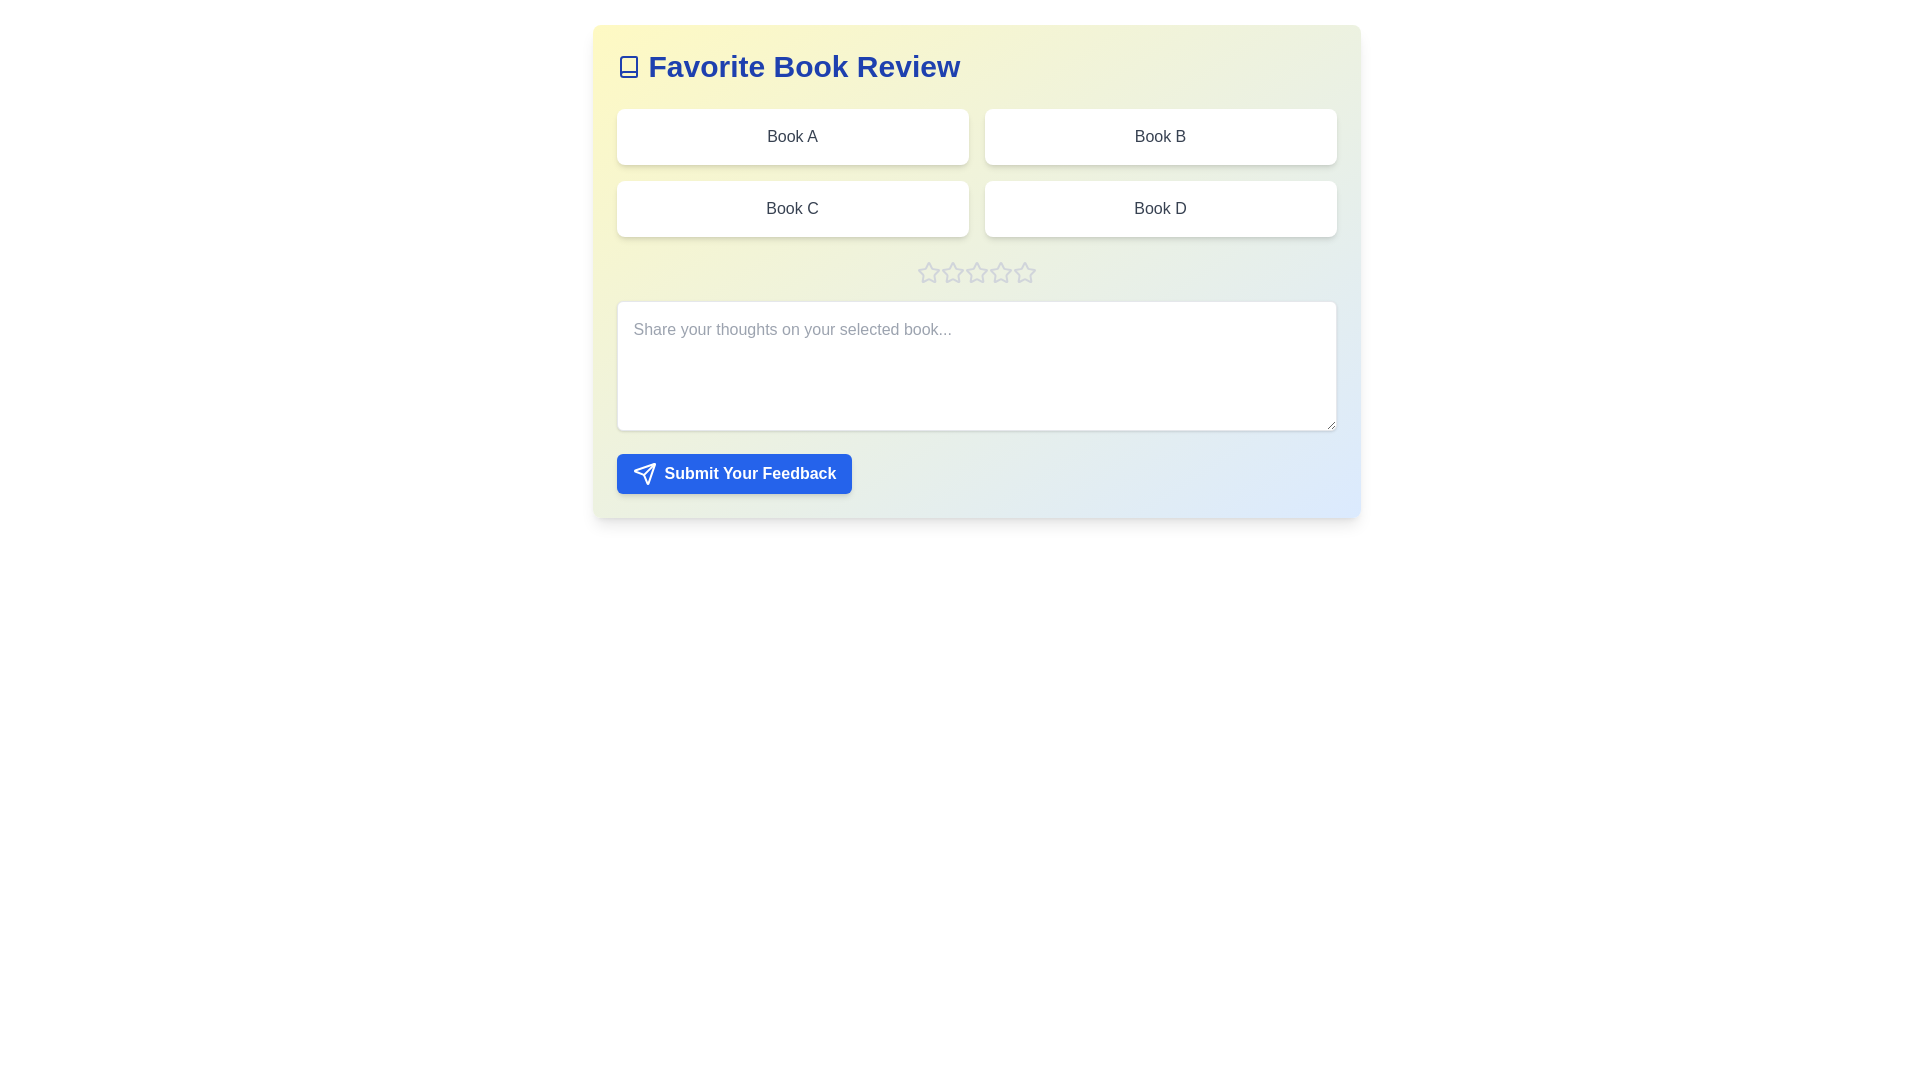 The width and height of the screenshot is (1920, 1080). What do you see at coordinates (733, 474) in the screenshot?
I see `'Submit Your Feedback' button to submit the review and rating` at bounding box center [733, 474].